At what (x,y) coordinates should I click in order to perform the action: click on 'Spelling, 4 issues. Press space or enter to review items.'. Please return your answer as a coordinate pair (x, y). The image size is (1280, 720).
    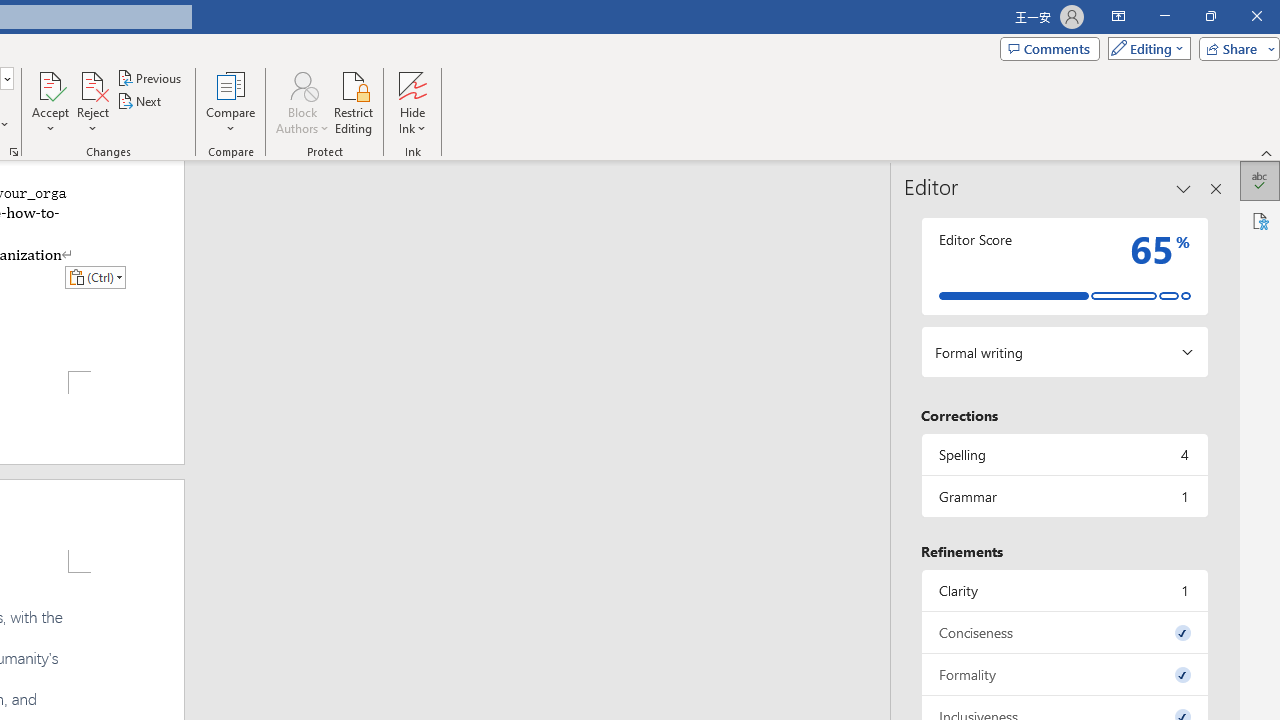
    Looking at the image, I should click on (1063, 454).